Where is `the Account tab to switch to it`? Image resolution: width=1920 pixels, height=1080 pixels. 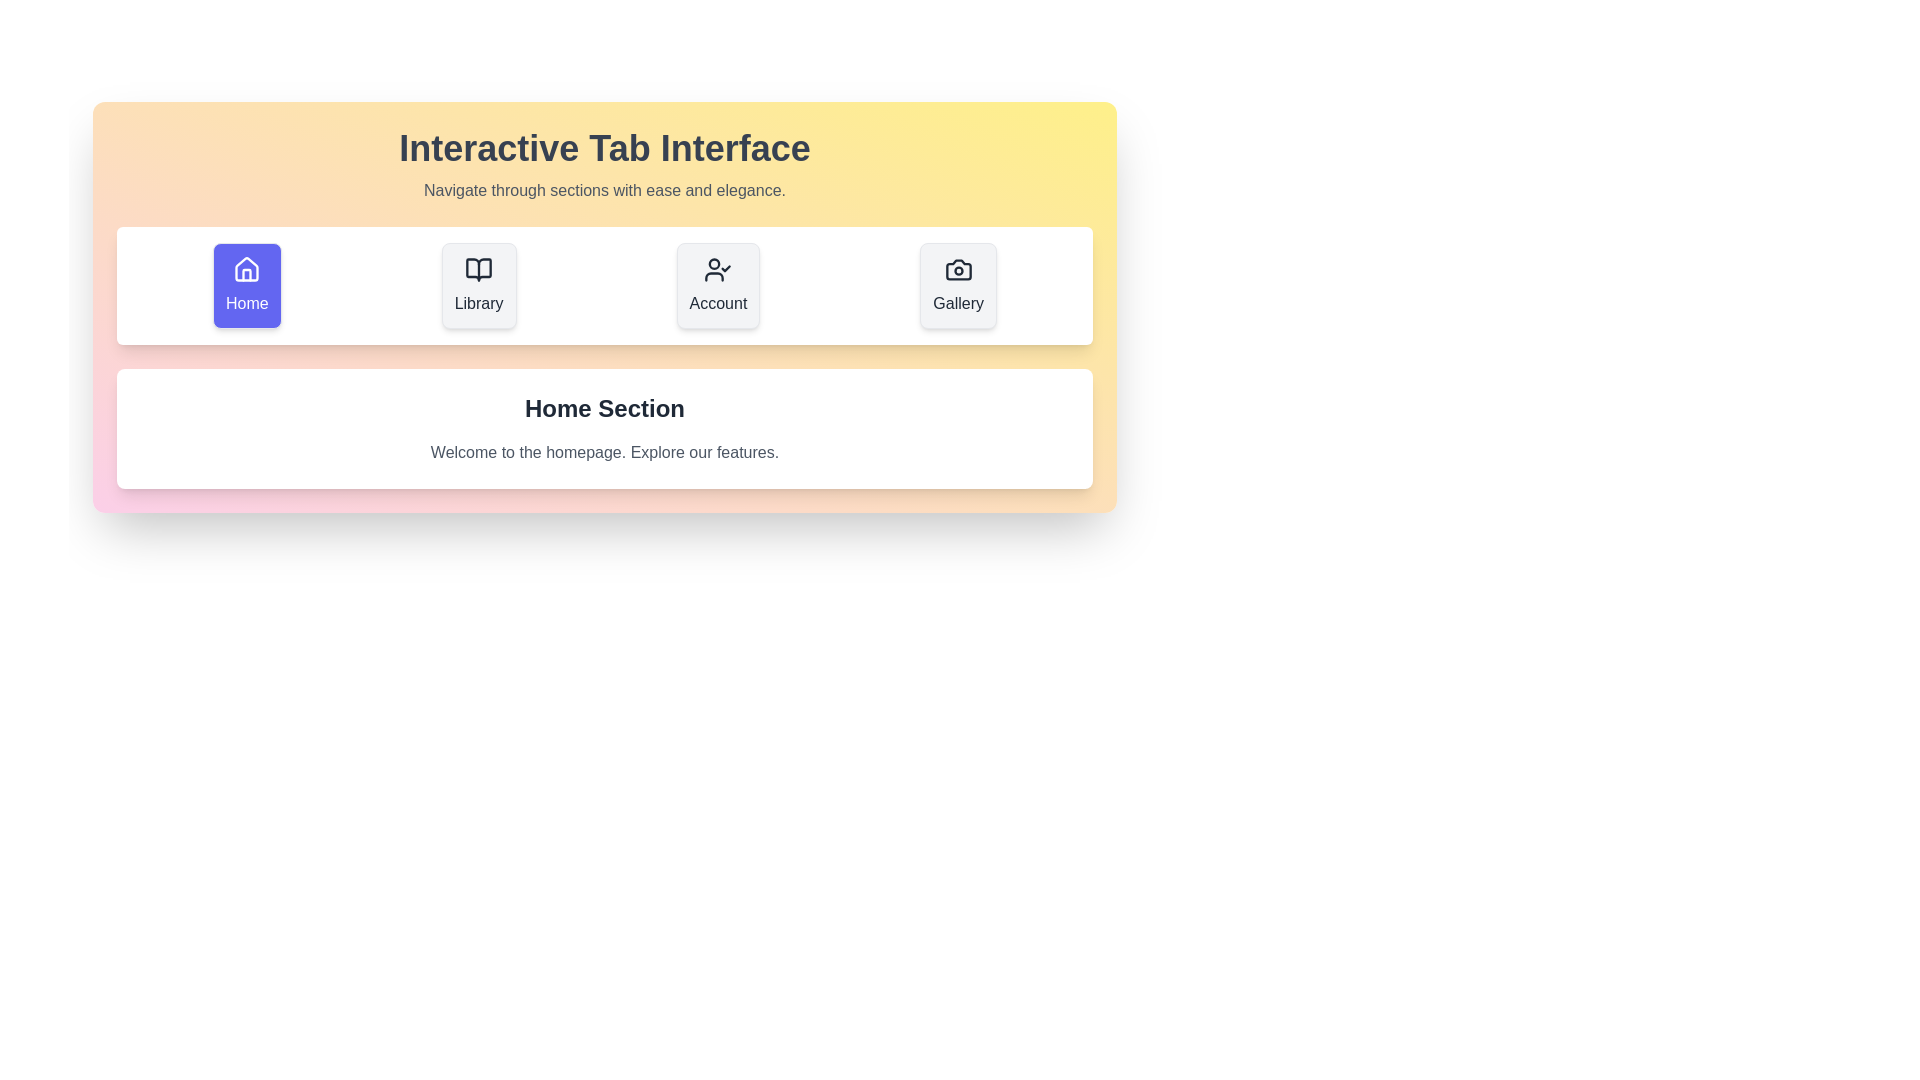 the Account tab to switch to it is located at coordinates (718, 285).